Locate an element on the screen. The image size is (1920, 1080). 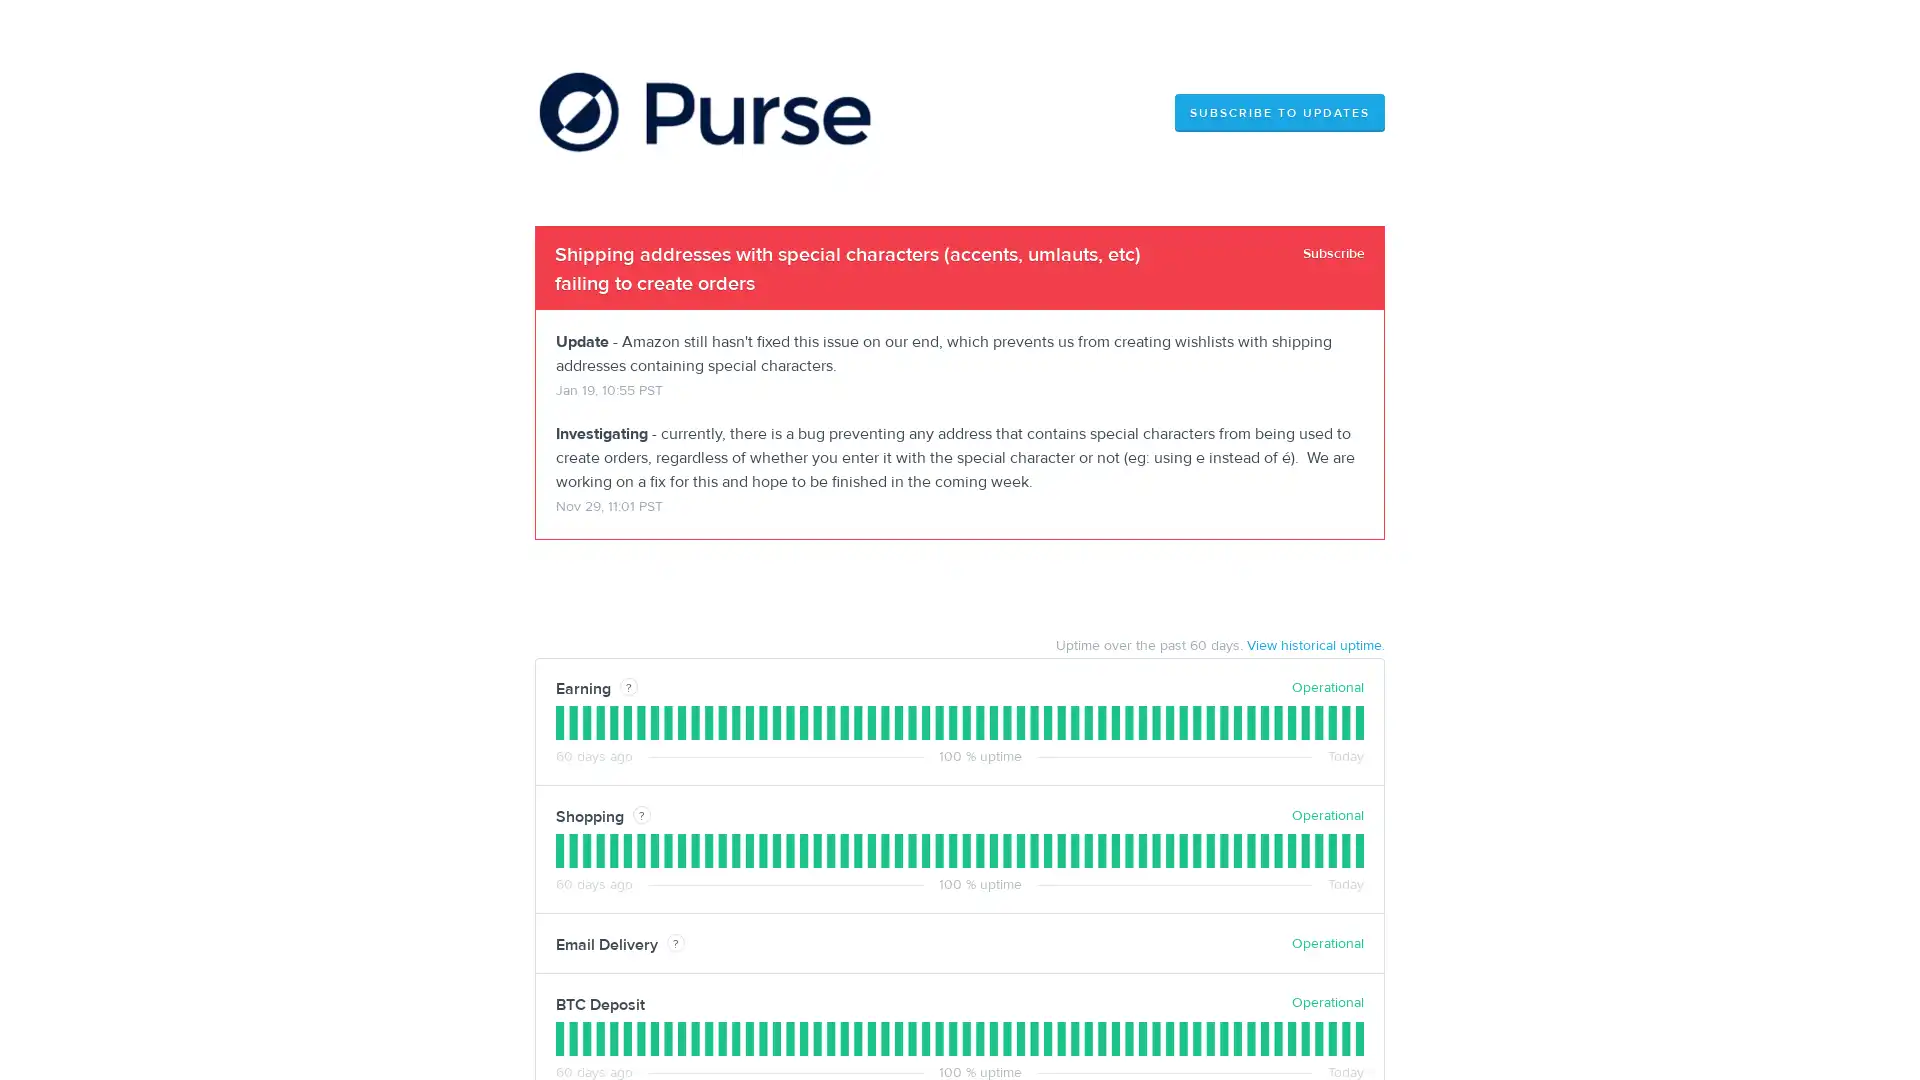
Subscribe is located at coordinates (1334, 252).